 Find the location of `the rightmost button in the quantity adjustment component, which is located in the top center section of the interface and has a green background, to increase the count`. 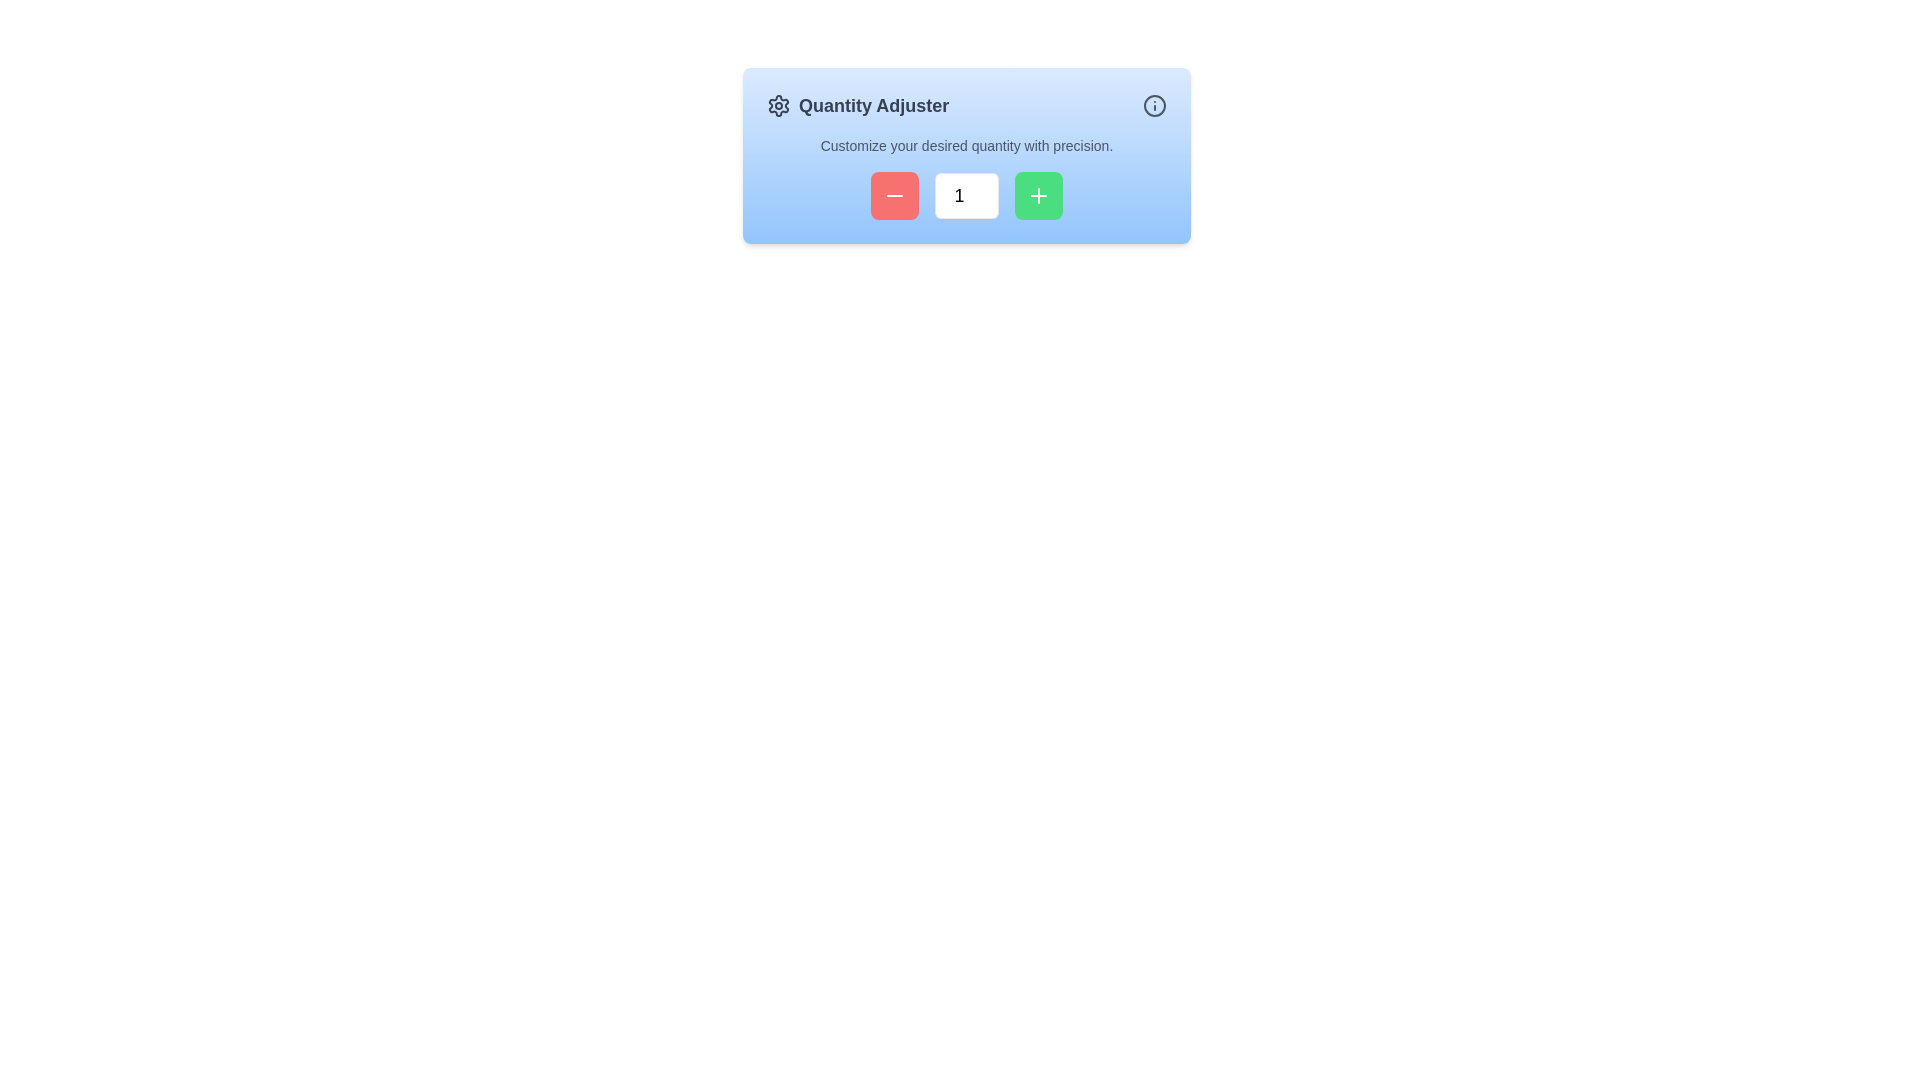

the rightmost button in the quantity adjustment component, which is located in the top center section of the interface and has a green background, to increase the count is located at coordinates (1038, 196).